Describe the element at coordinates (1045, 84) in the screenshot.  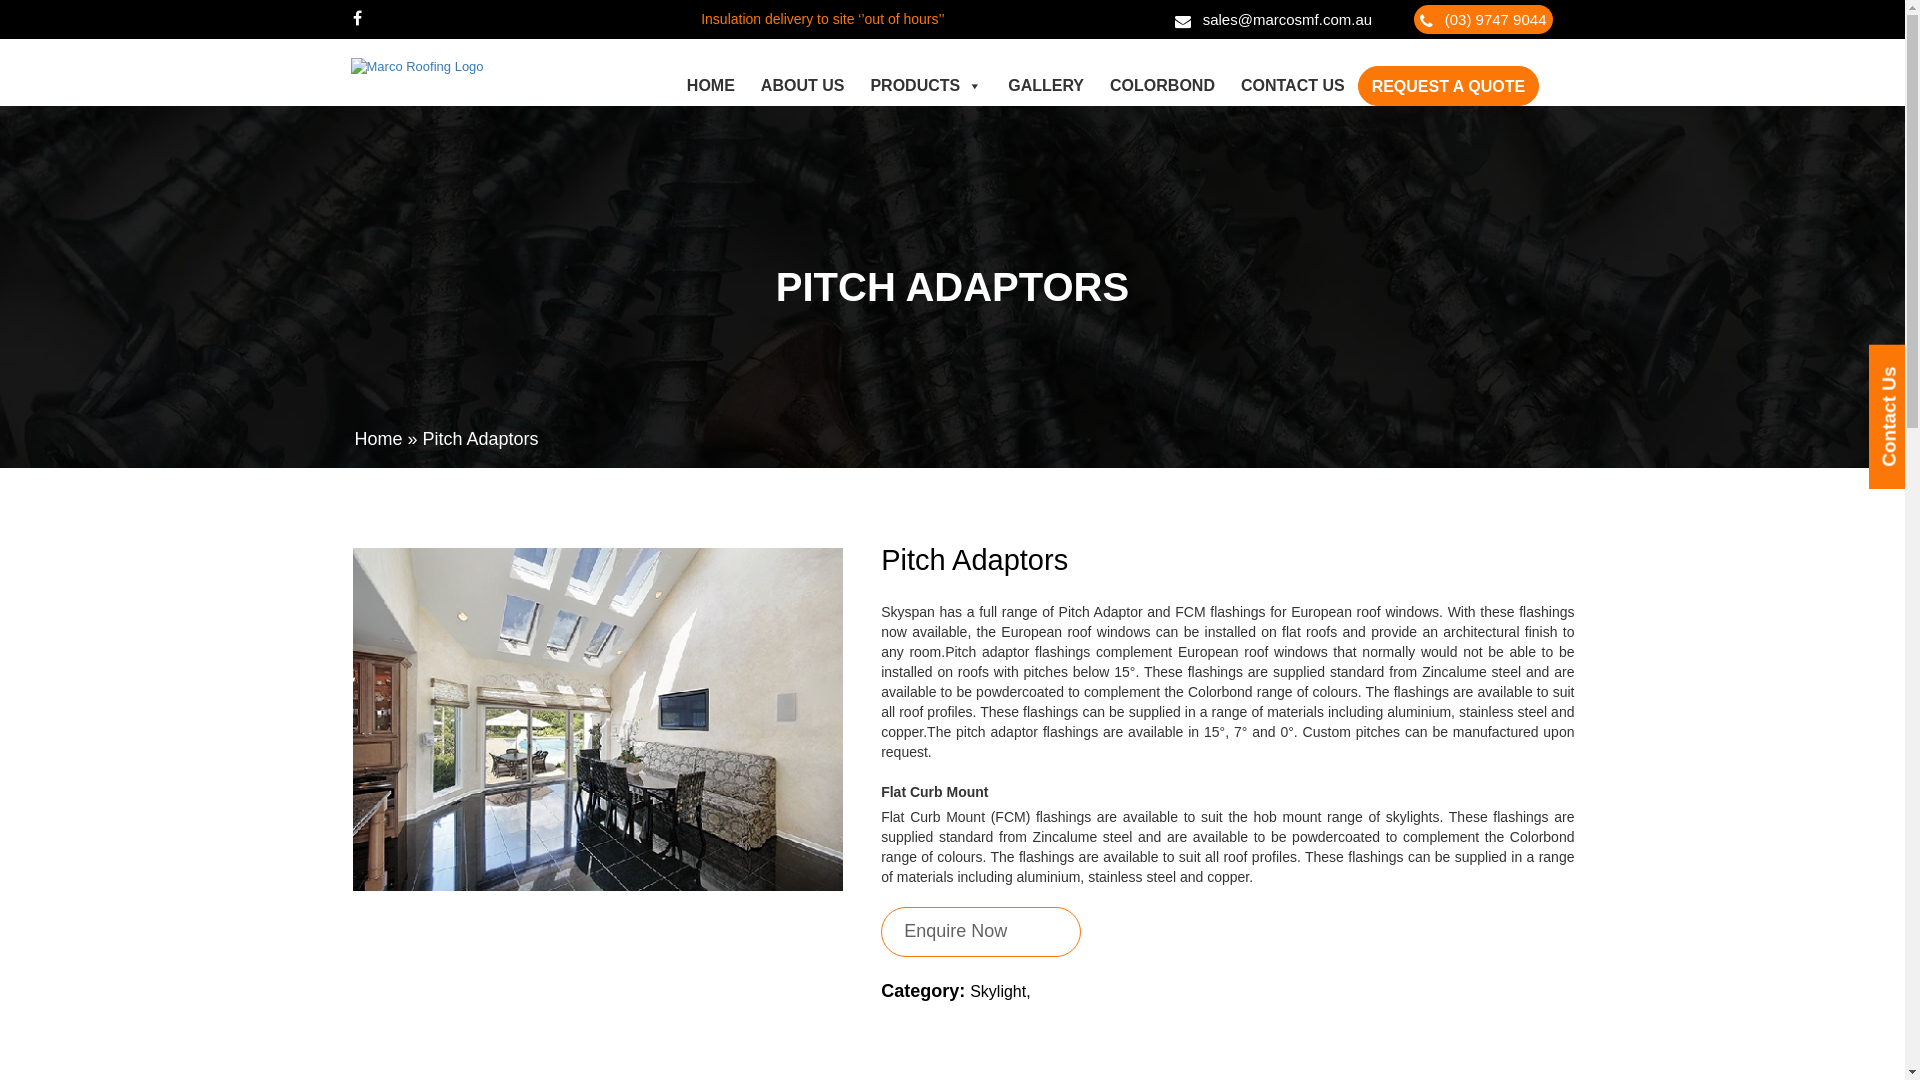
I see `'GALLERY'` at that location.